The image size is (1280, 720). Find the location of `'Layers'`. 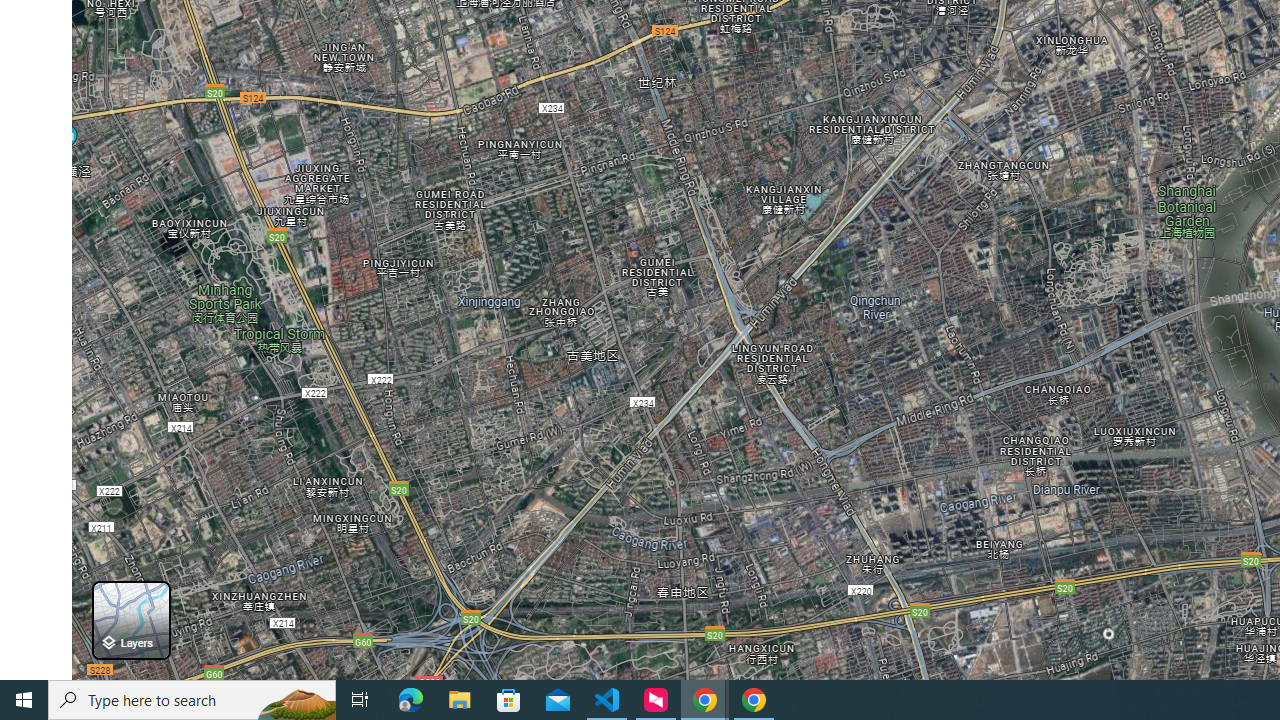

'Layers' is located at coordinates (130, 619).